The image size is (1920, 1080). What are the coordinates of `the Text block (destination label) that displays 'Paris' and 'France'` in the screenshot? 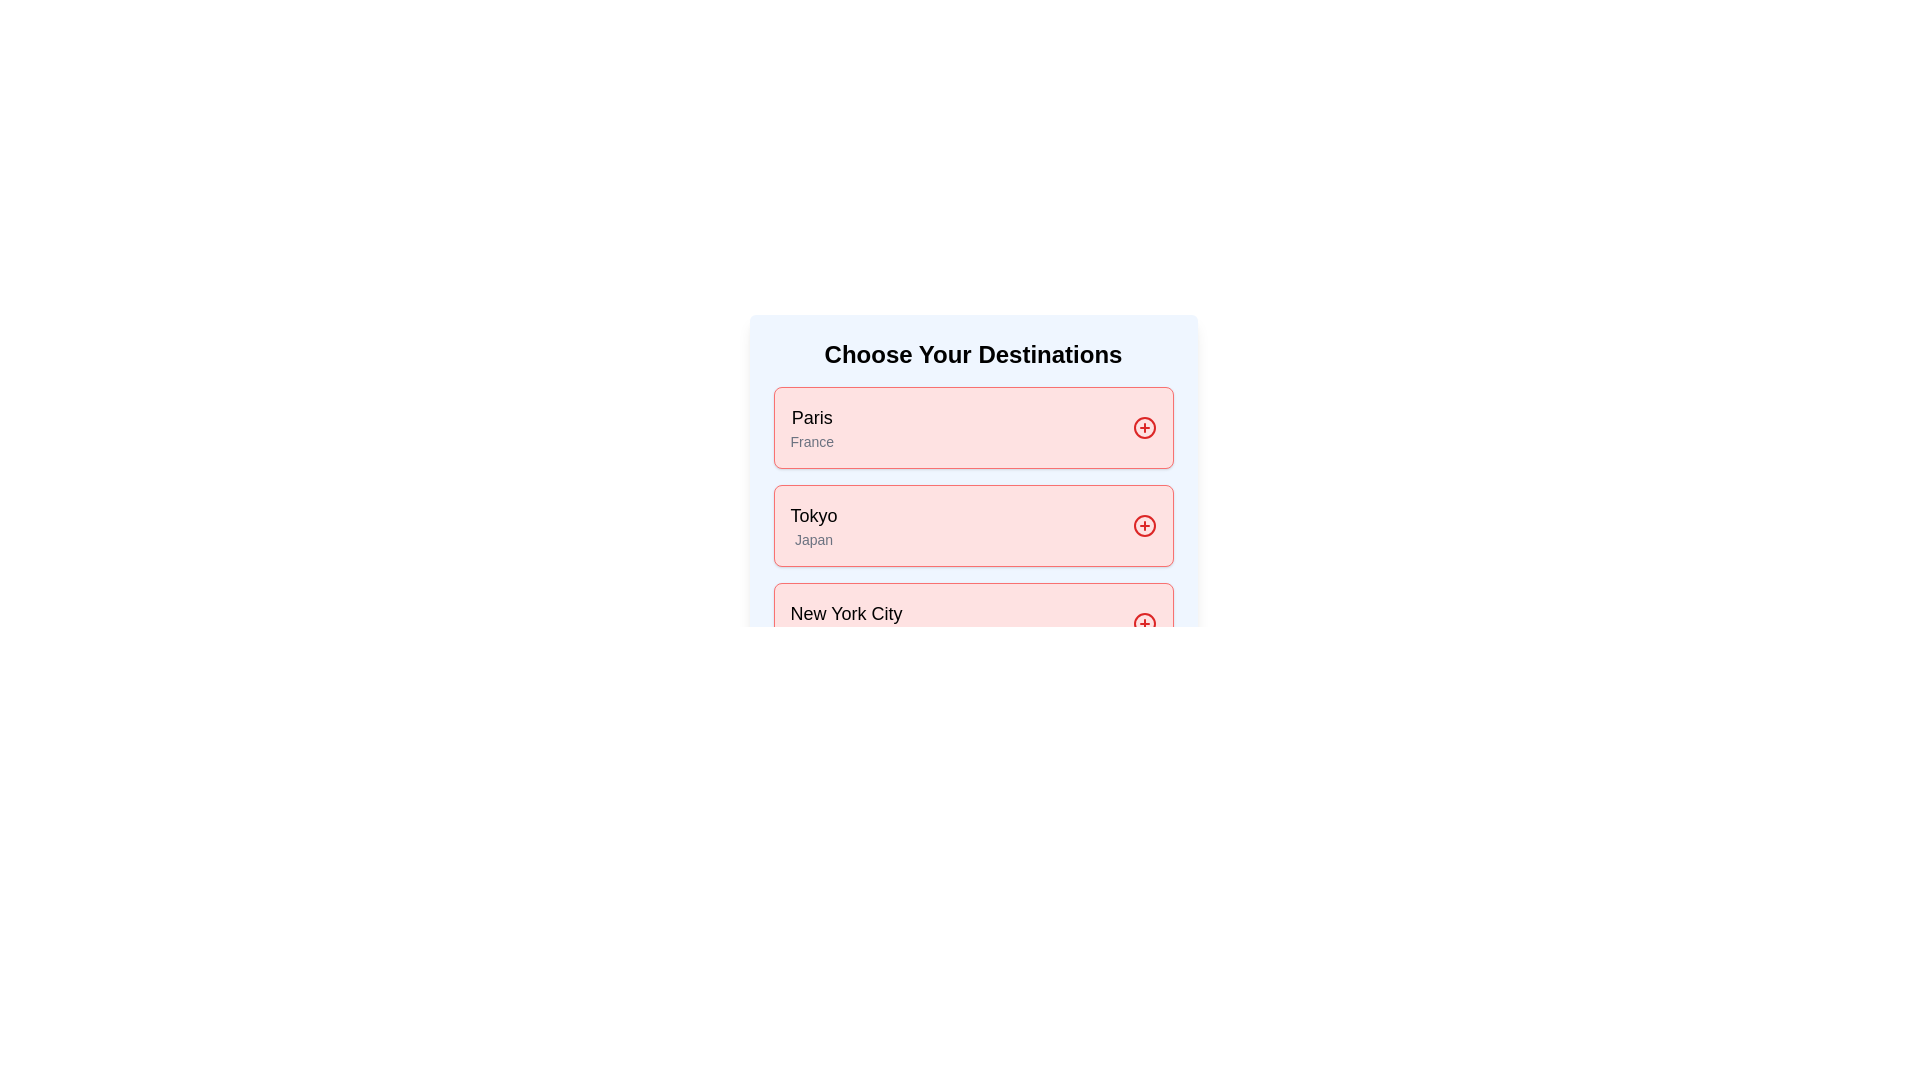 It's located at (812, 427).